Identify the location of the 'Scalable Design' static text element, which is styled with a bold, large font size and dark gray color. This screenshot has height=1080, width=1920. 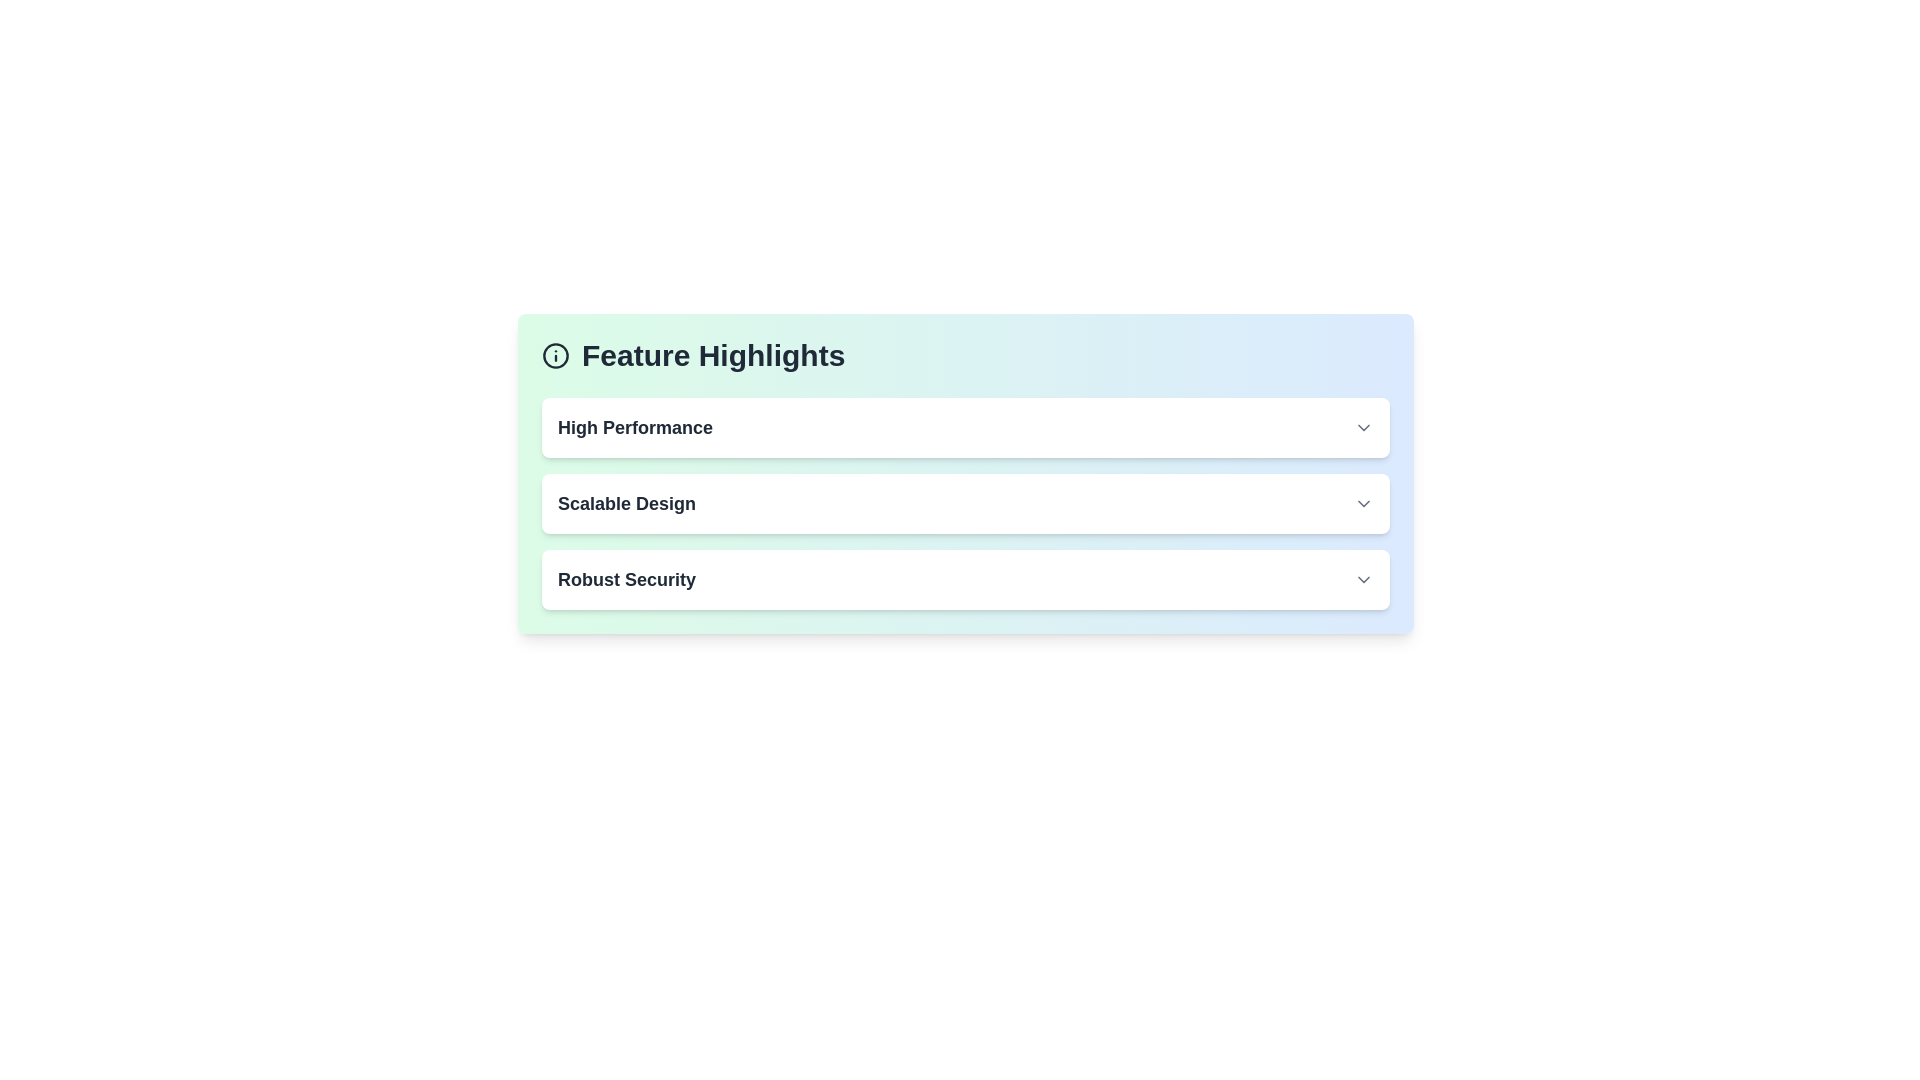
(626, 503).